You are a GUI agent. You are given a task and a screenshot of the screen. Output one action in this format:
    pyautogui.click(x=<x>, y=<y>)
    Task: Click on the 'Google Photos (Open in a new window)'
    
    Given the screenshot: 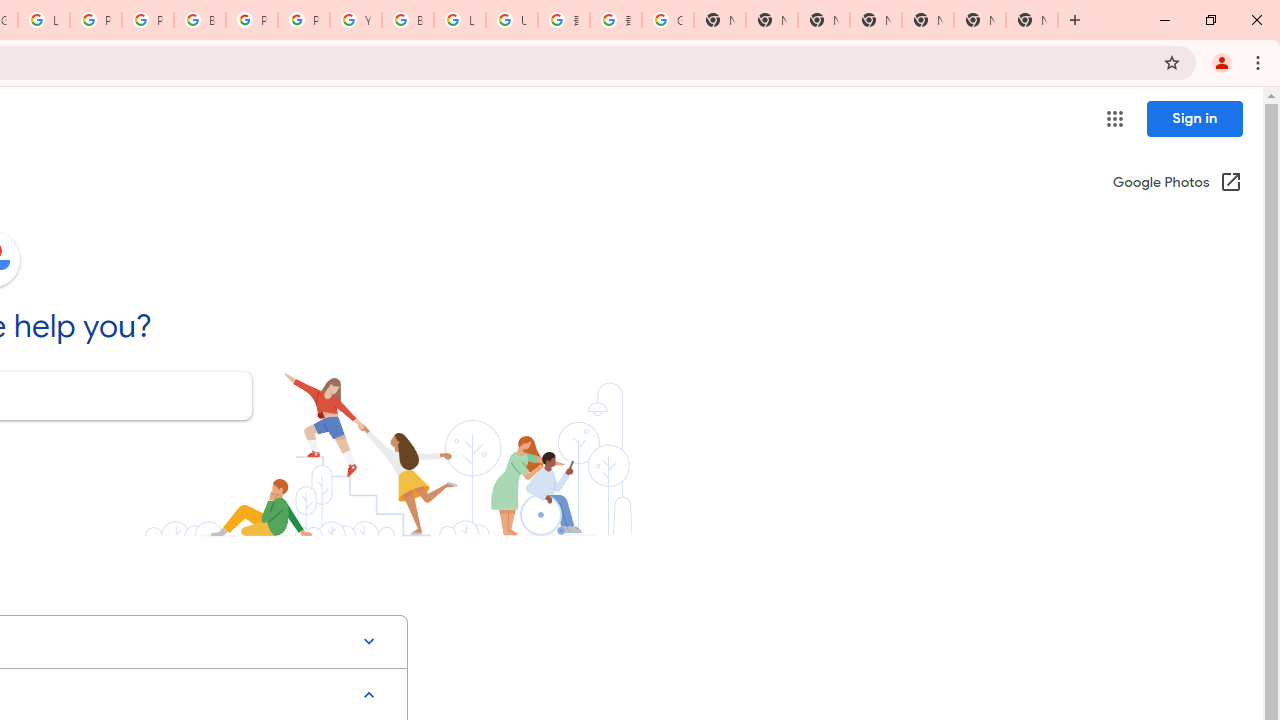 What is the action you would take?
    pyautogui.click(x=1177, y=183)
    